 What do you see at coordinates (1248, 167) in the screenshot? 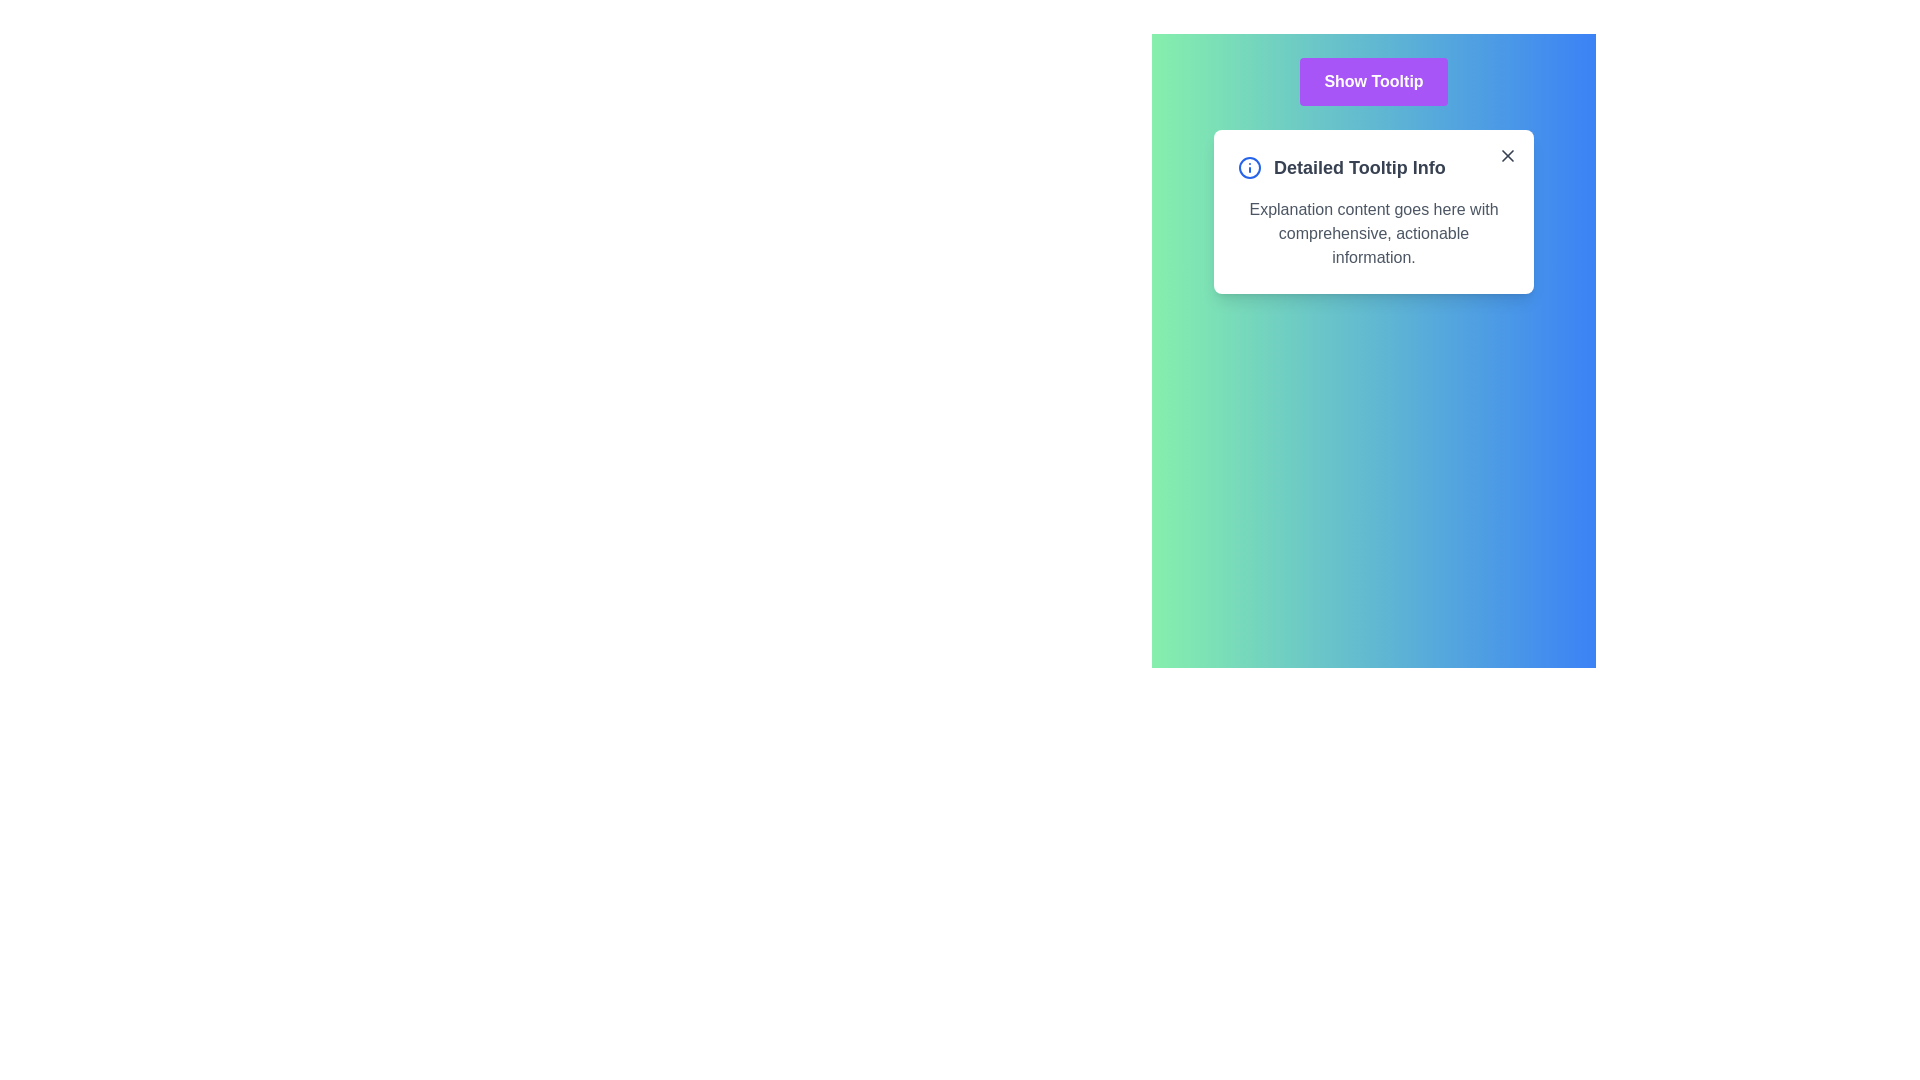
I see `the informational icon located at the beginning of the title text 'Detailed Tooltip Info' in the tooltip box, which is non-interactive and decorative` at bounding box center [1248, 167].